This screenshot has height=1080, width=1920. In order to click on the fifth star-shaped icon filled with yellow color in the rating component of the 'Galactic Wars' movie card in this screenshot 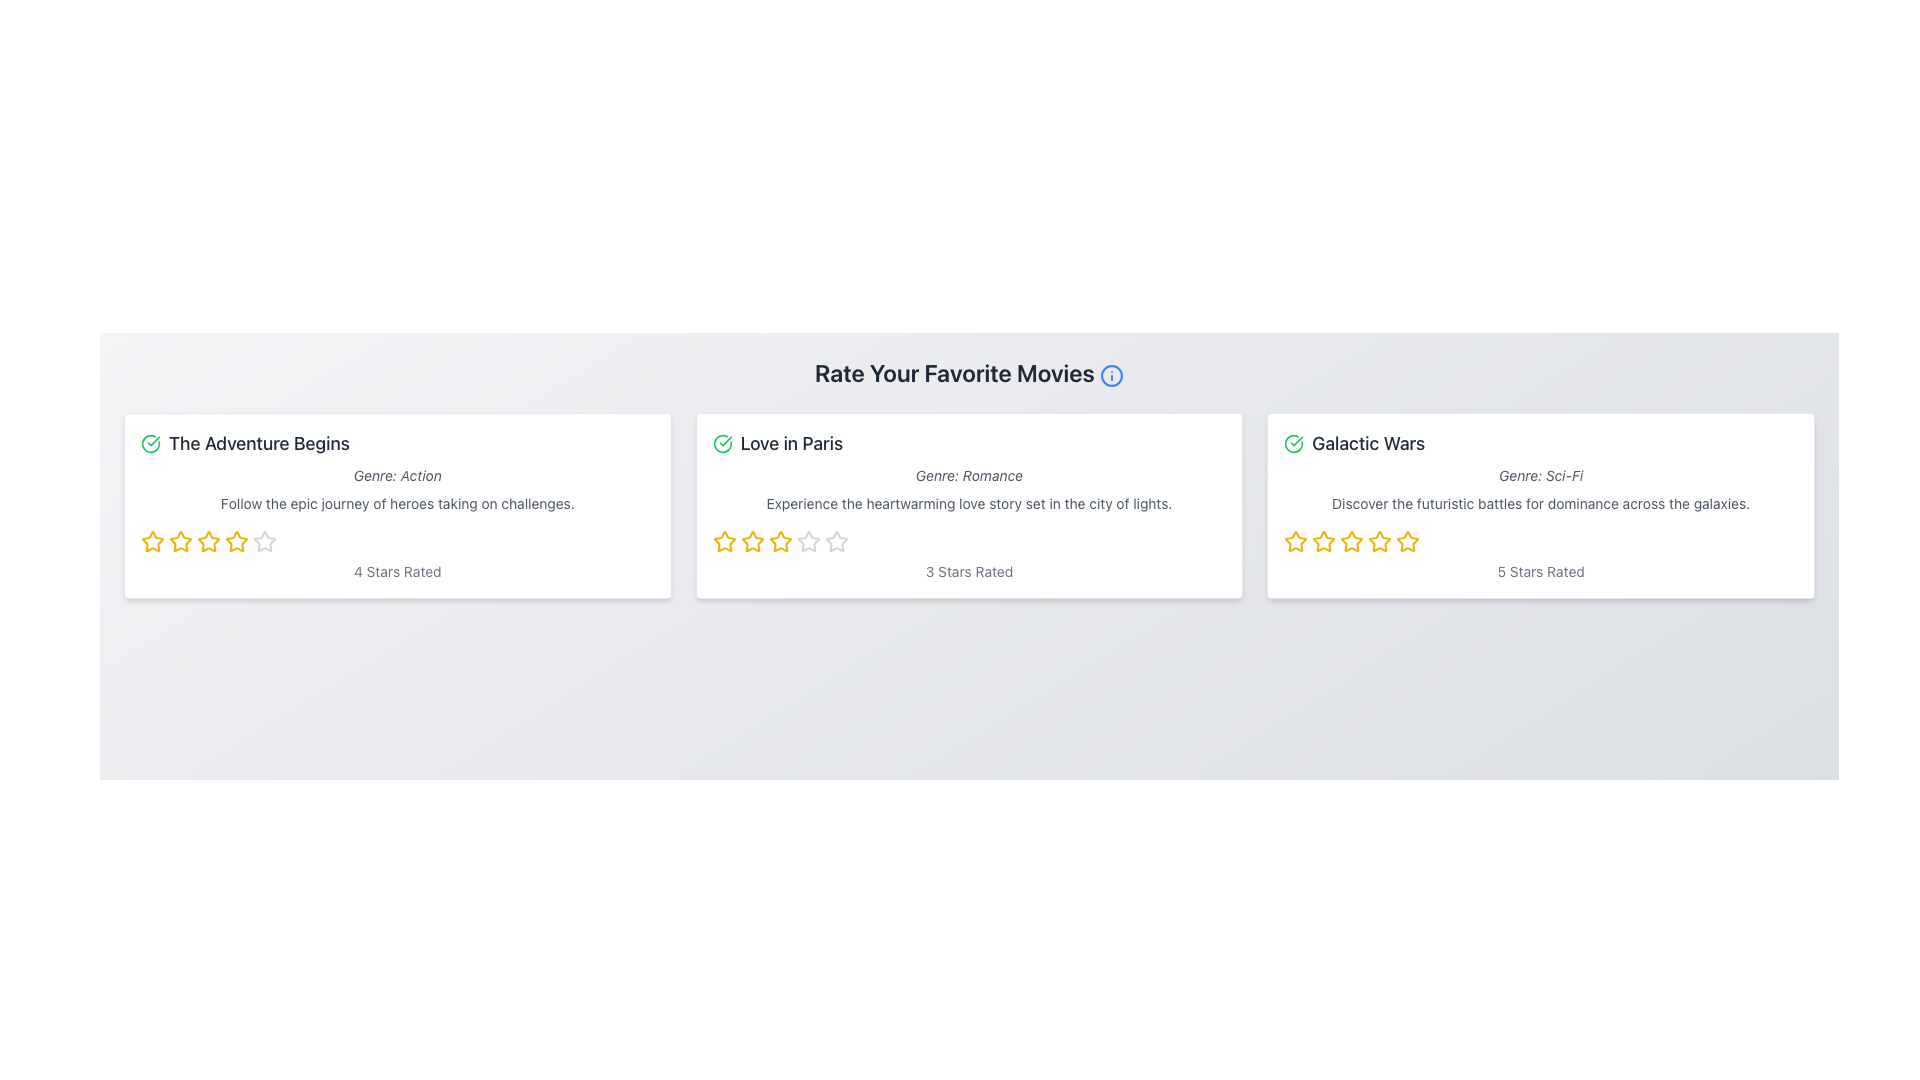, I will do `click(1379, 542)`.